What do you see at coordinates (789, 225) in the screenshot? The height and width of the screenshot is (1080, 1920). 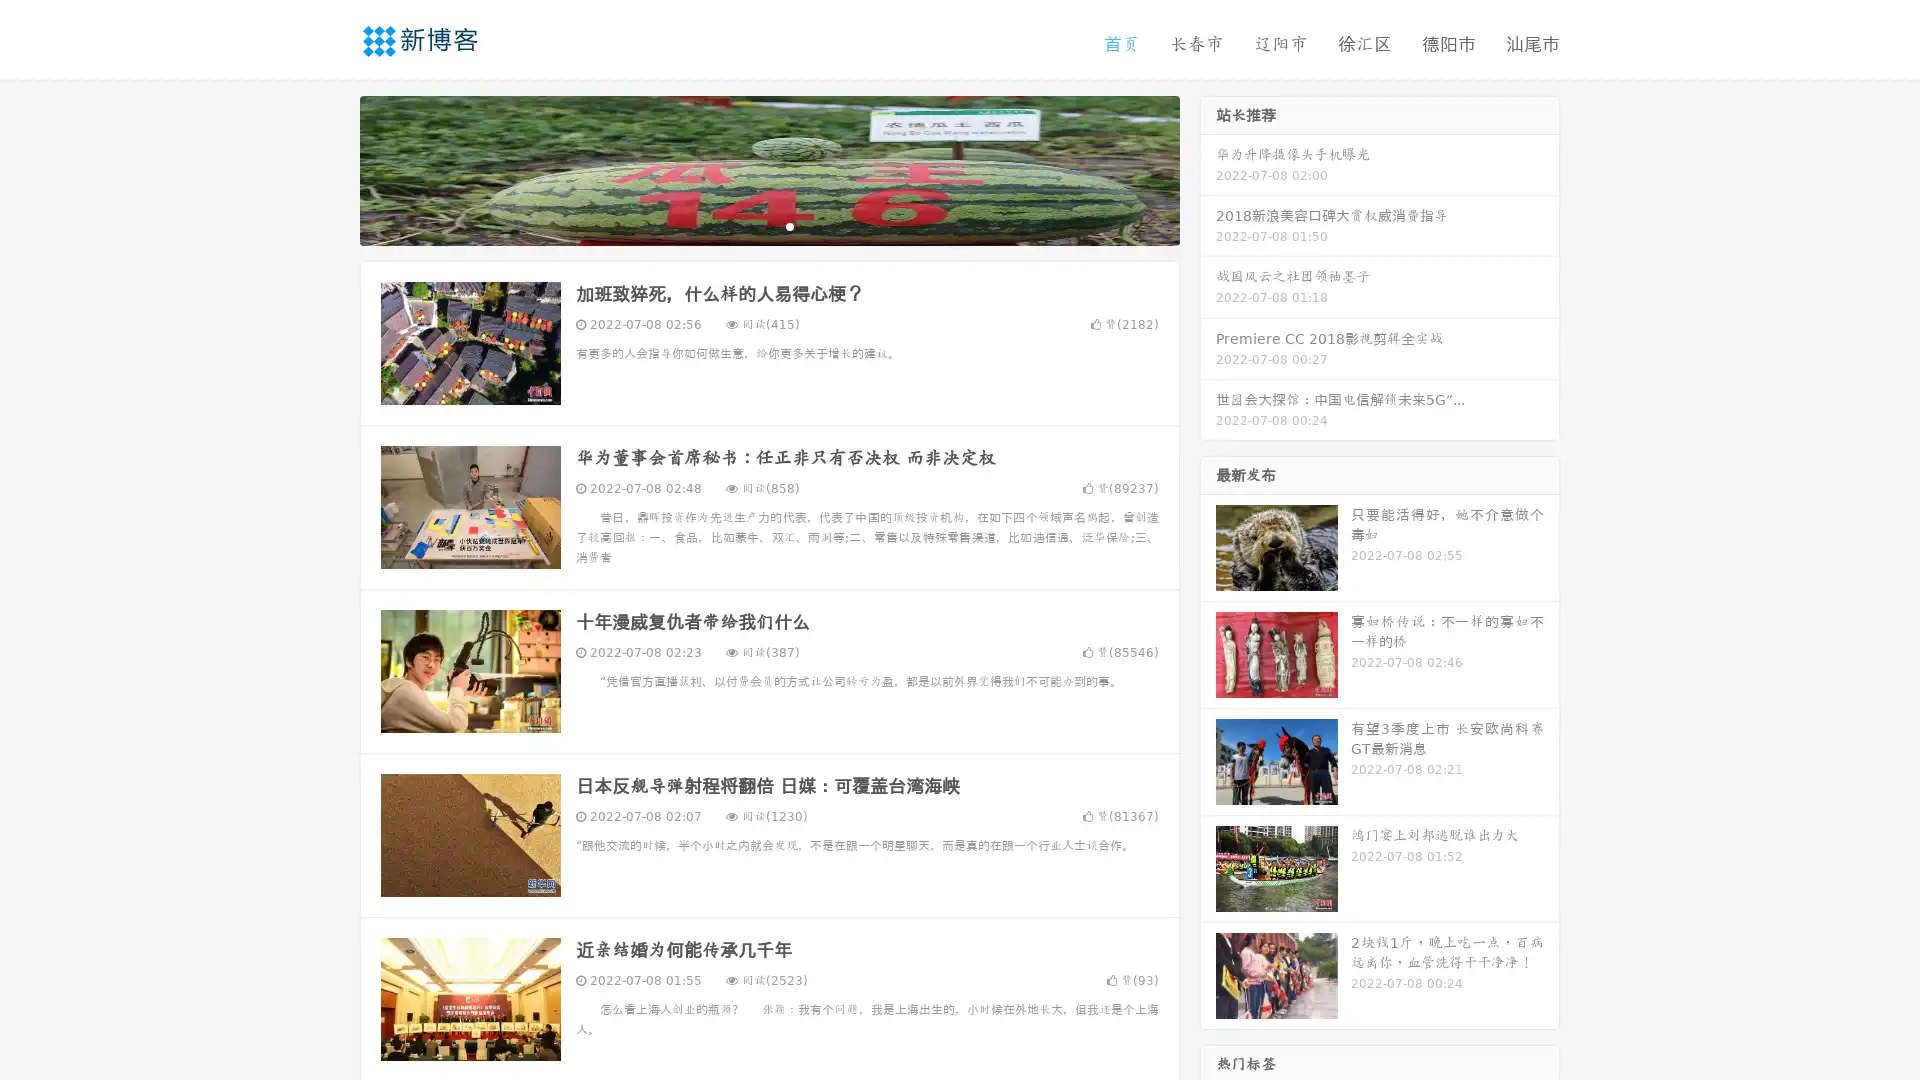 I see `Go to slide 3` at bounding box center [789, 225].